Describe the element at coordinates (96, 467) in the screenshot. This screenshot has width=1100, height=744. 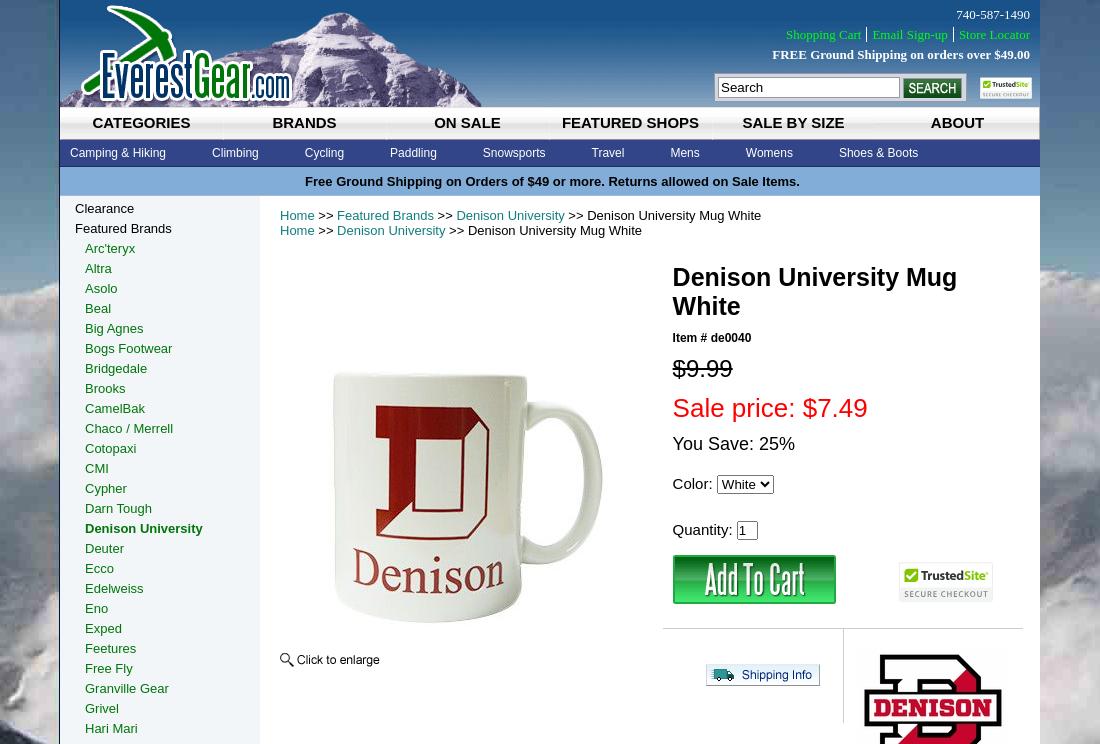
I see `'CMI'` at that location.